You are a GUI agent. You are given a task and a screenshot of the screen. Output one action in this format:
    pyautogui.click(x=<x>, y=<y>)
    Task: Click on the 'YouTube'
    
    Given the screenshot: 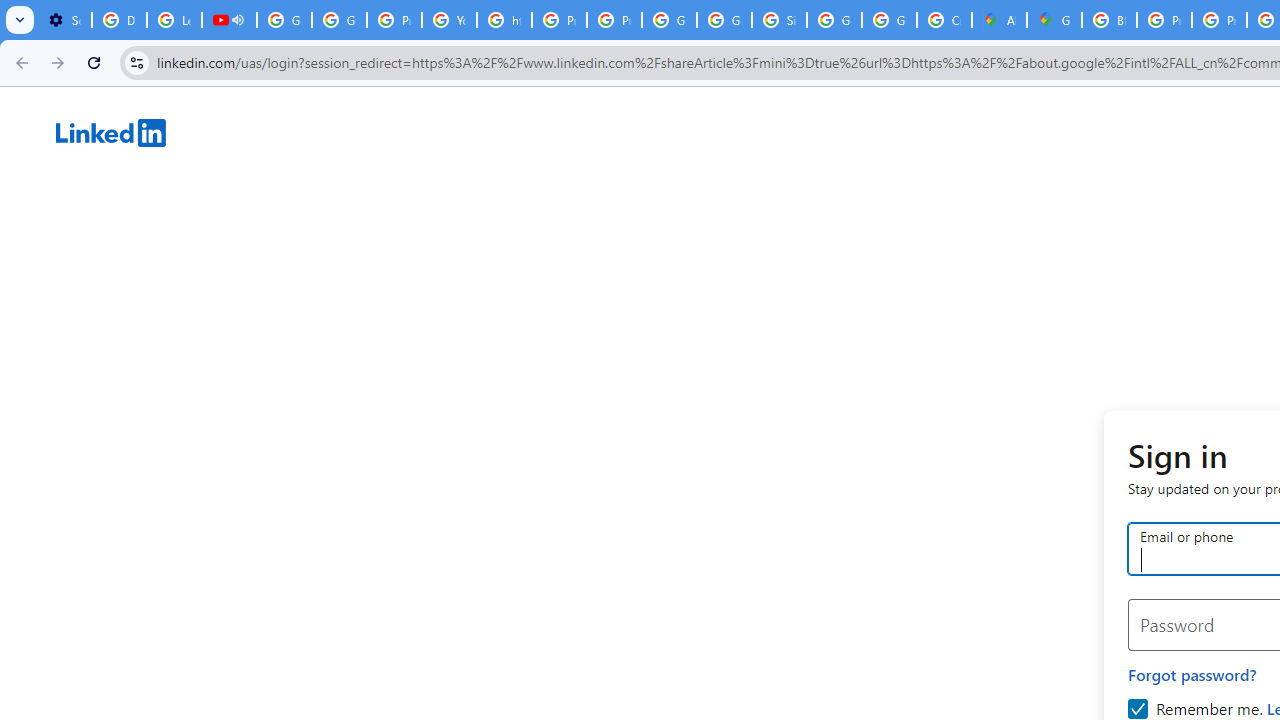 What is the action you would take?
    pyautogui.click(x=448, y=20)
    